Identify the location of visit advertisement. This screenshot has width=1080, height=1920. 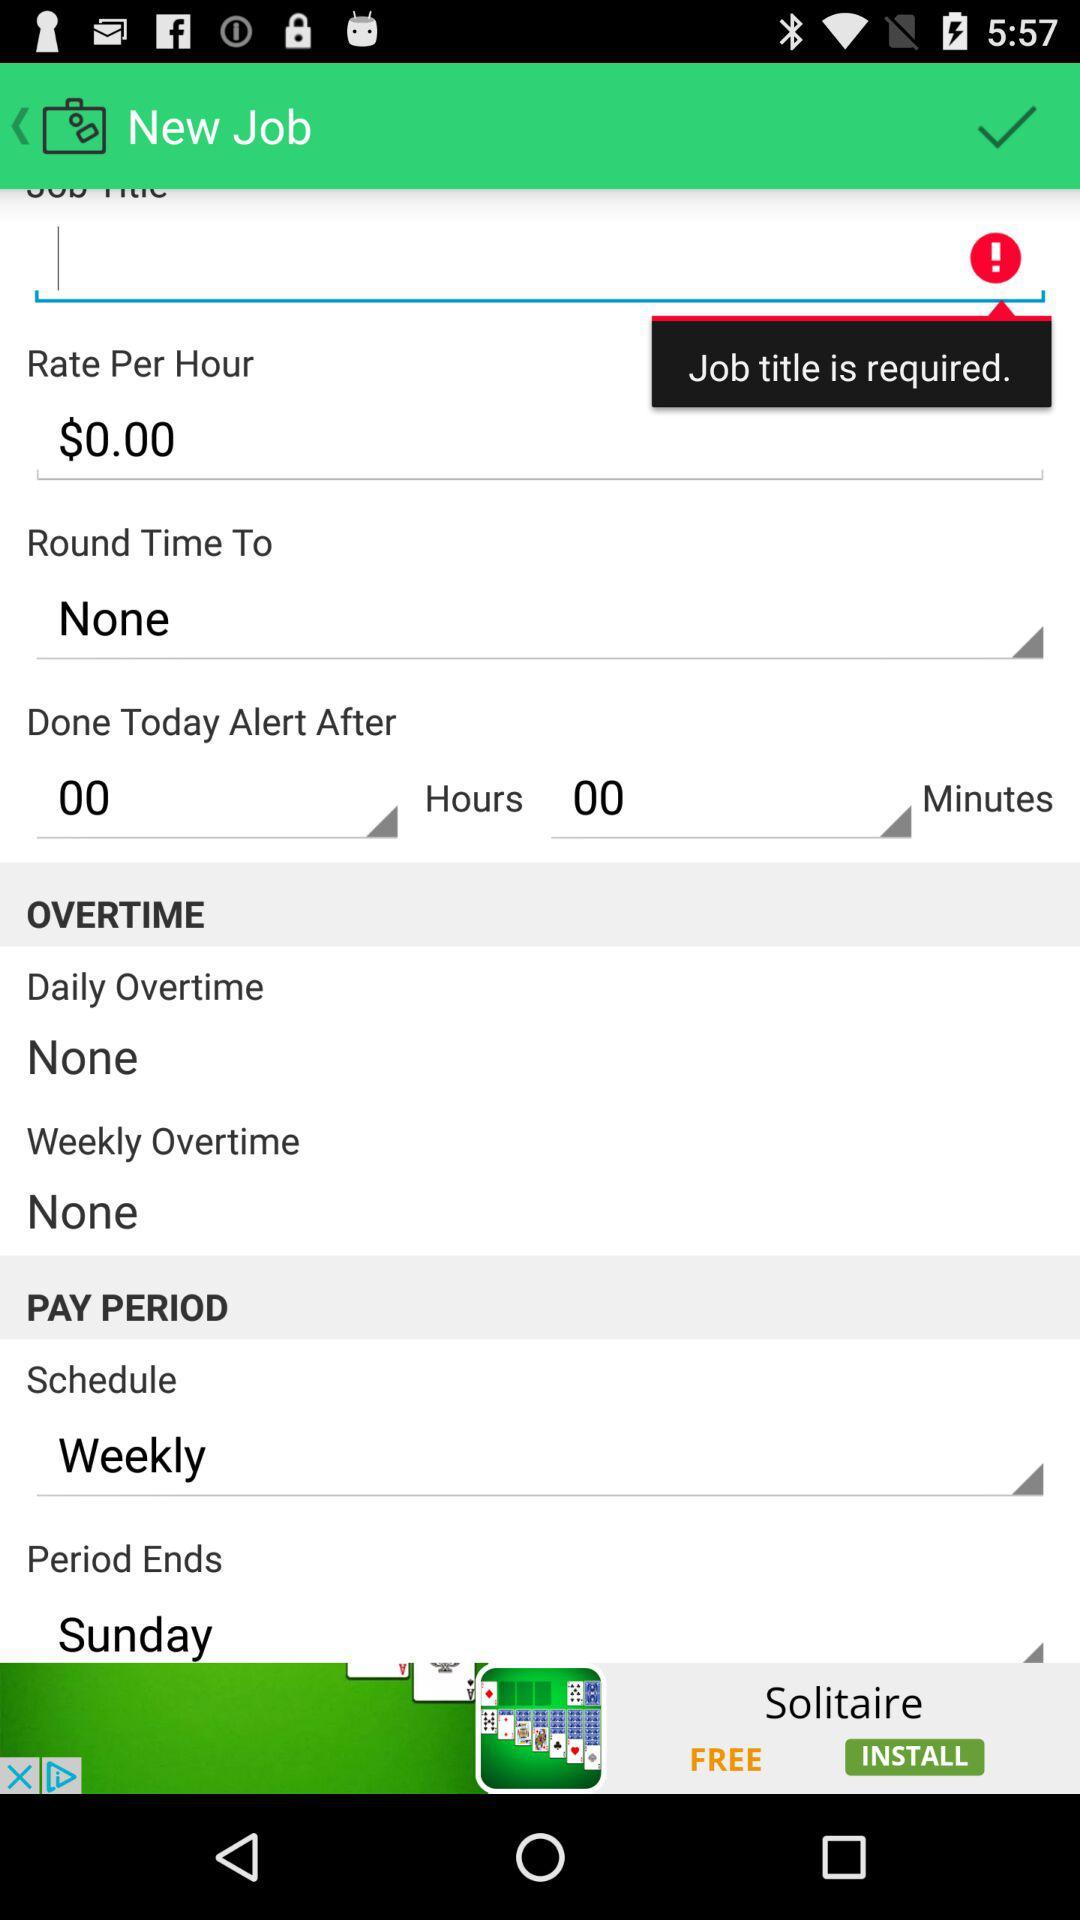
(540, 1727).